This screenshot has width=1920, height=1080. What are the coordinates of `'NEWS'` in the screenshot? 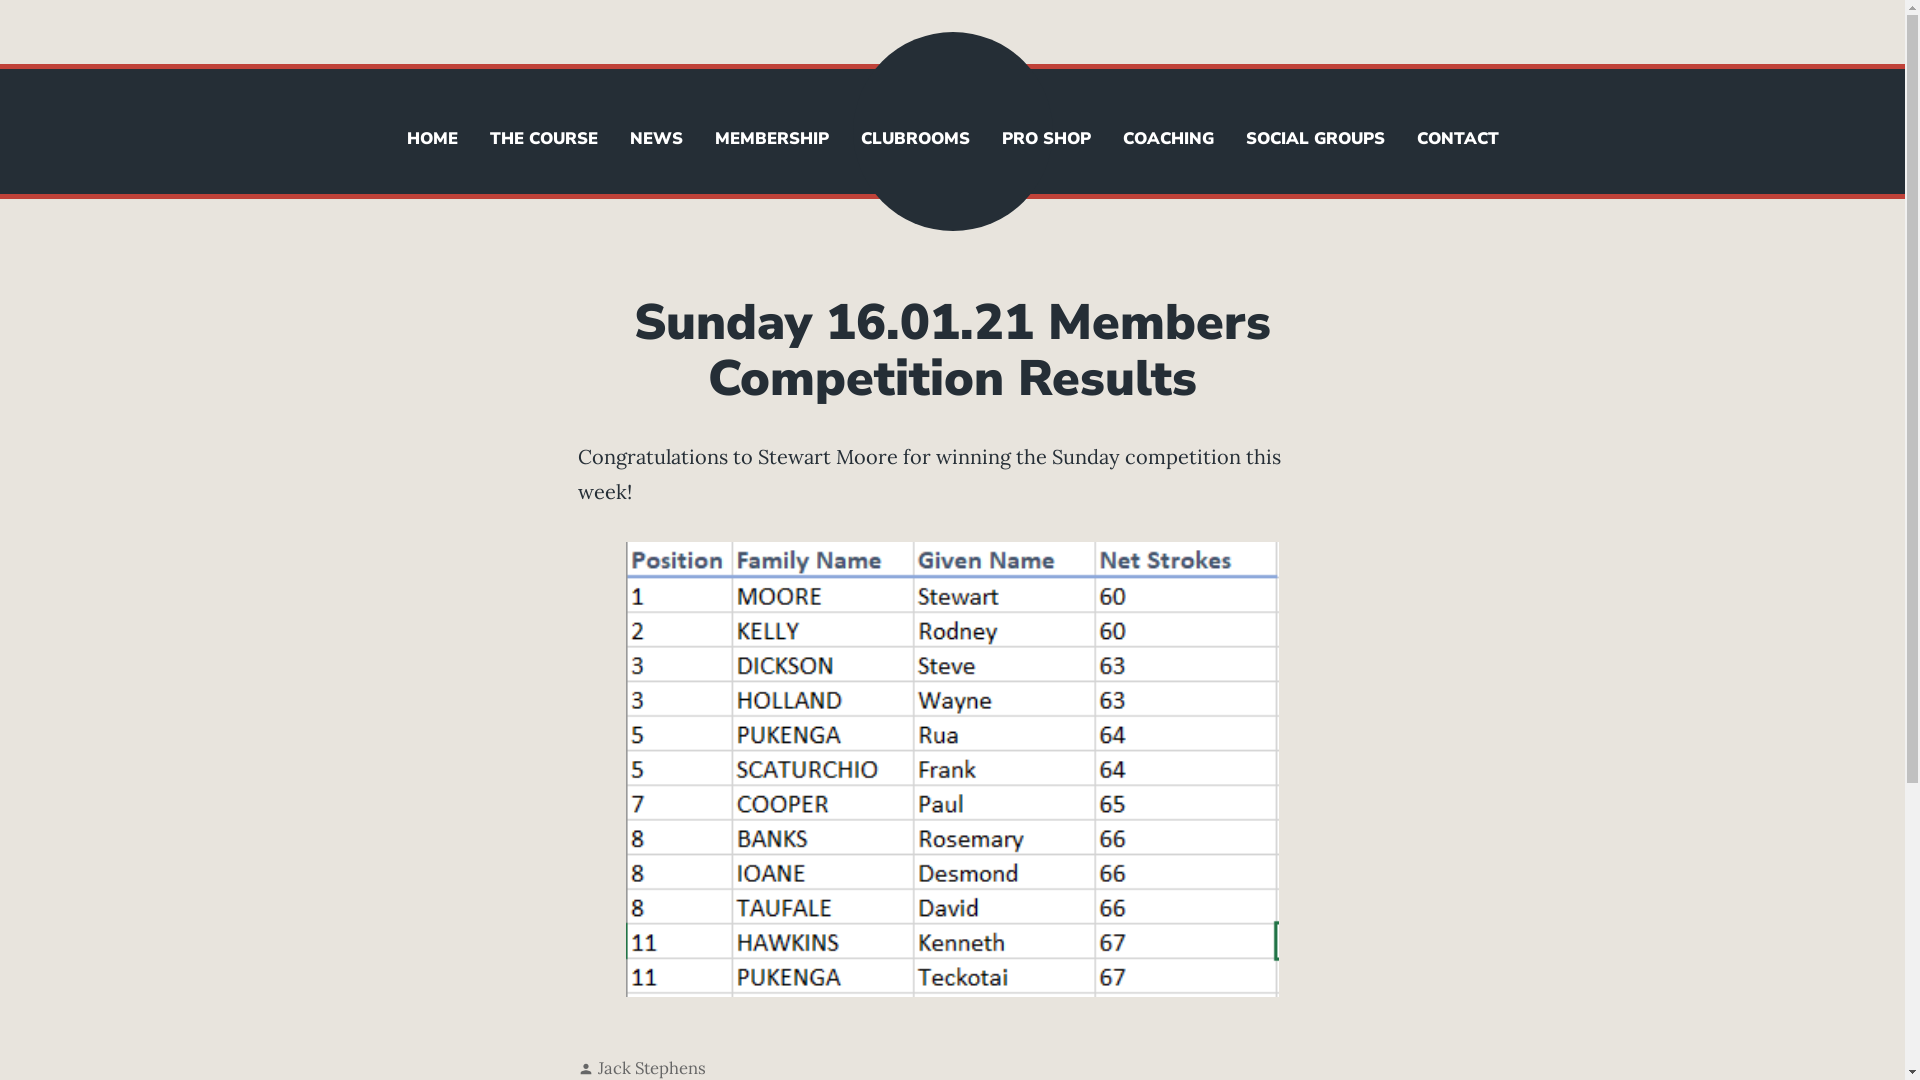 It's located at (656, 138).